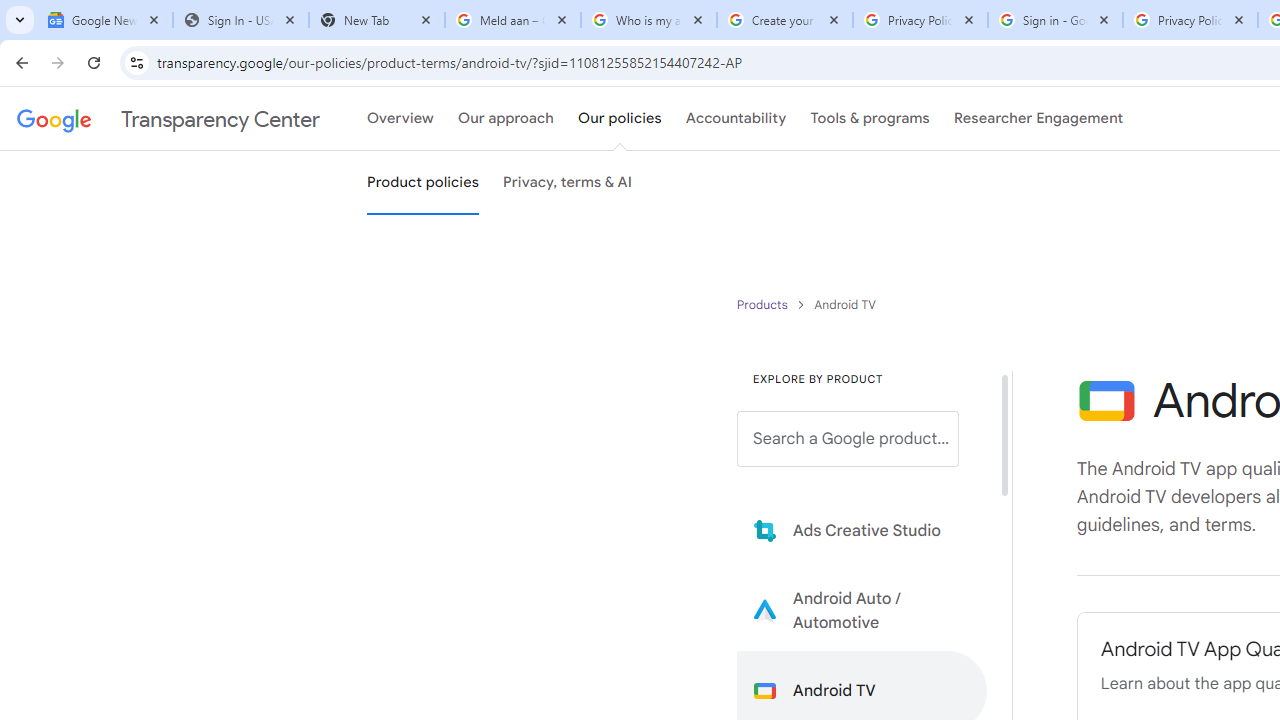 Image resolution: width=1280 pixels, height=720 pixels. Describe the element at coordinates (783, 20) in the screenshot. I see `'Create your Google Account'` at that location.